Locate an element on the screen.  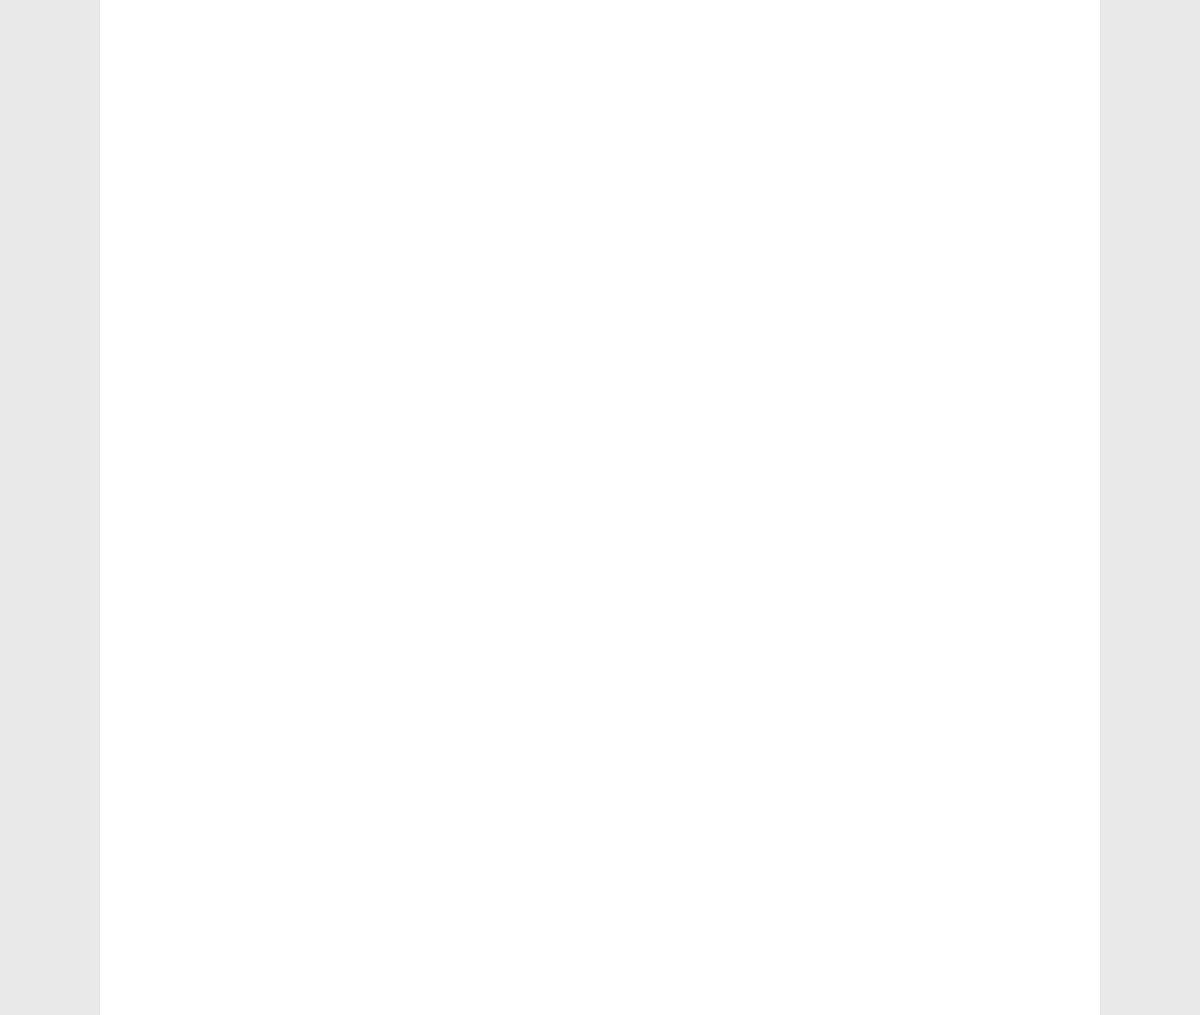
'Learn Hindi Letters' is located at coordinates (918, 187).